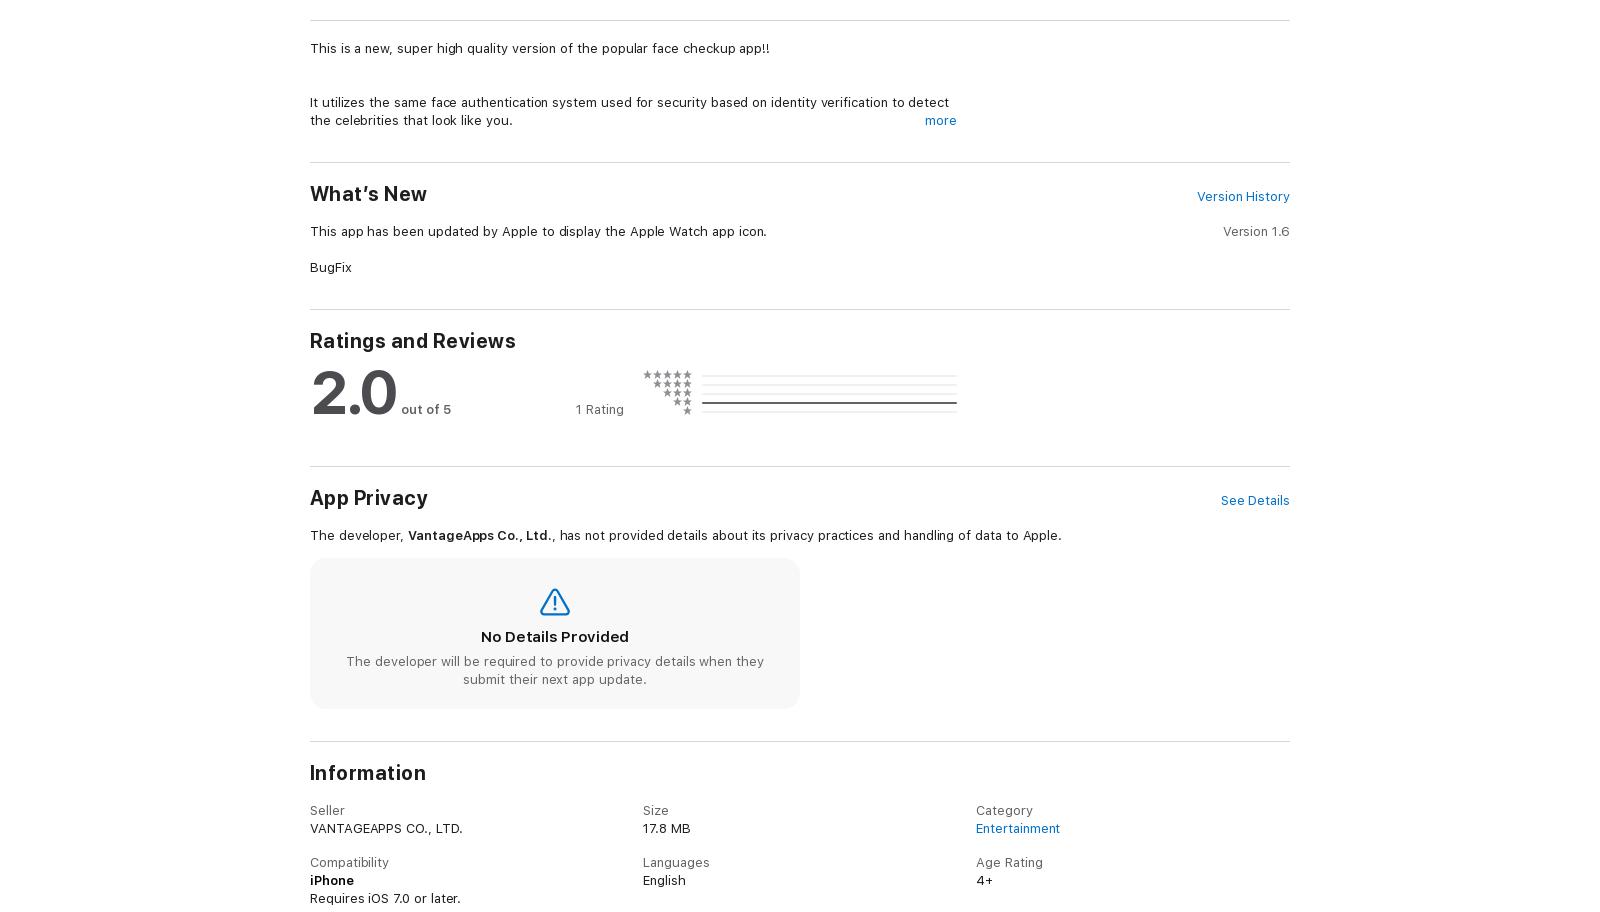  I want to click on 'Try it out with your friends!', so click(394, 840).